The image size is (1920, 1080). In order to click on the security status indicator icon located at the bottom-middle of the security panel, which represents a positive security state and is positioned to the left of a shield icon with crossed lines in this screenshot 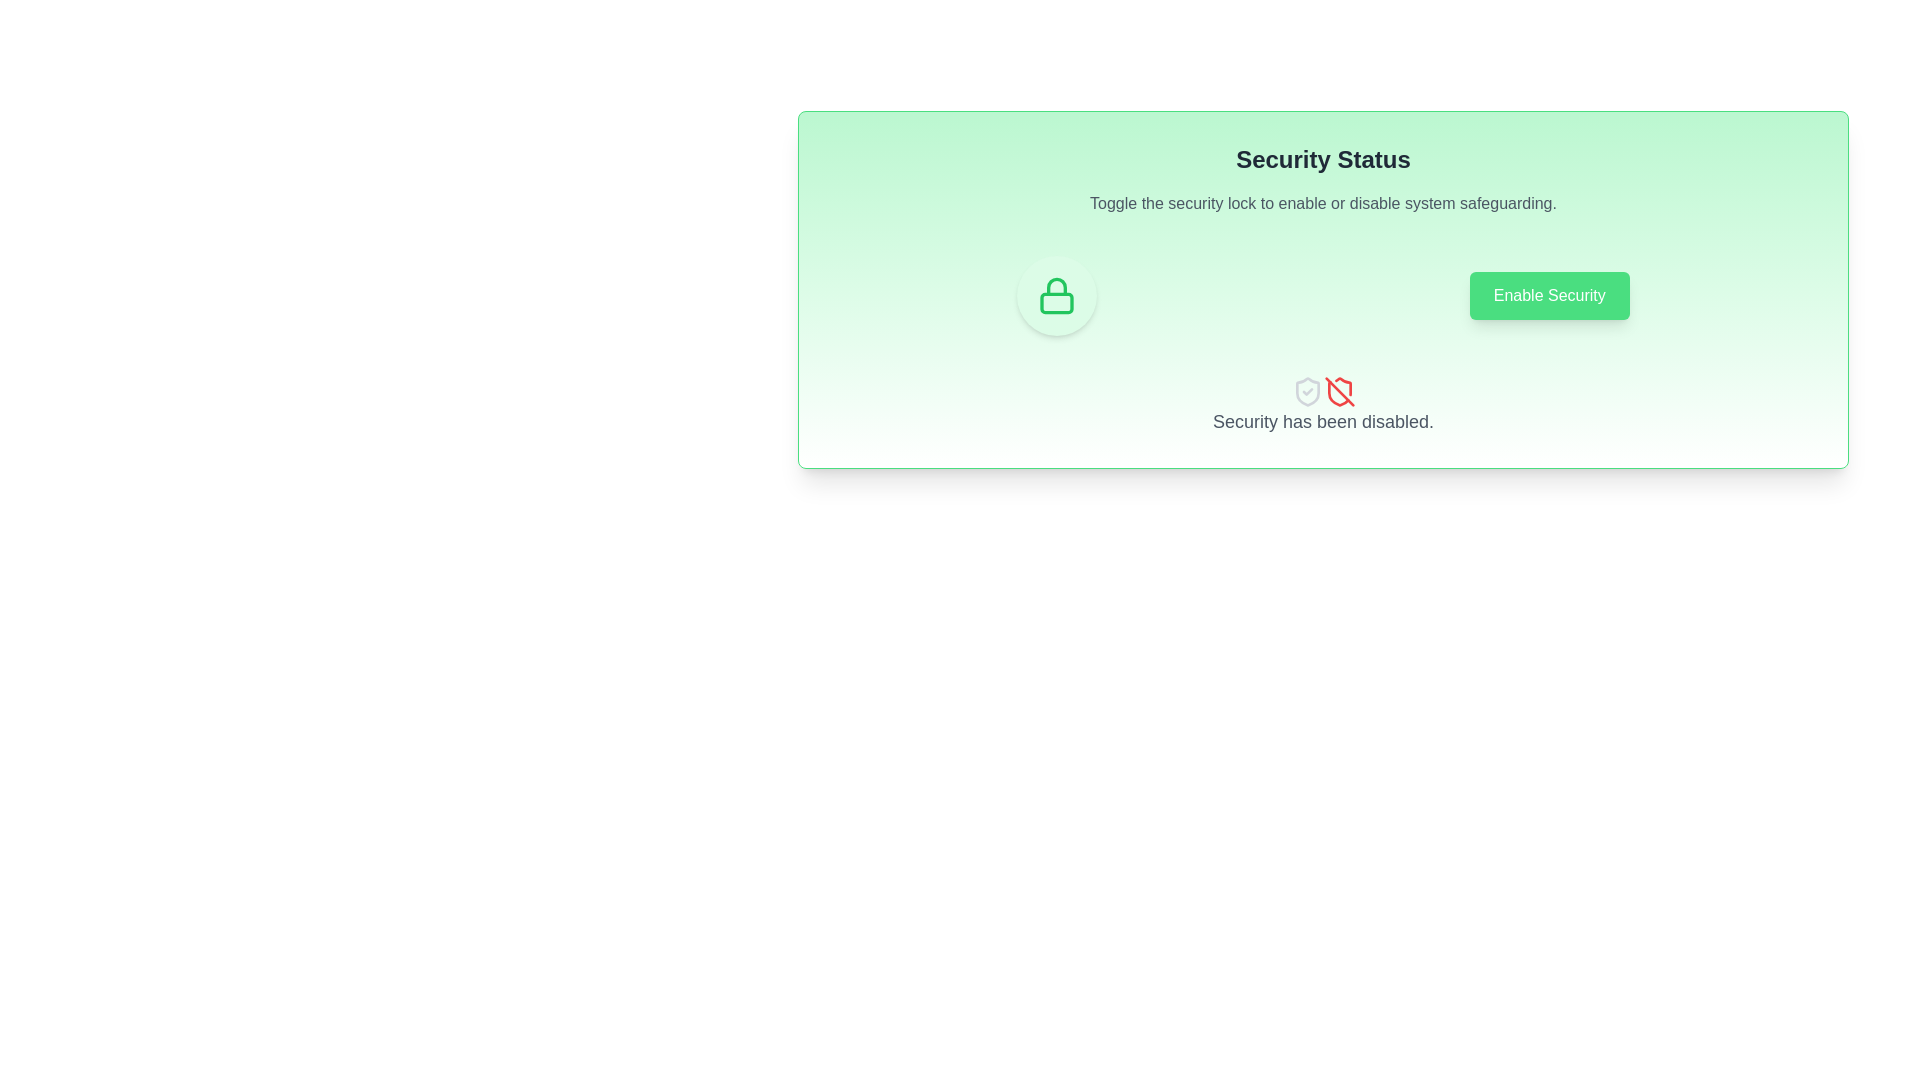, I will do `click(1307, 392)`.